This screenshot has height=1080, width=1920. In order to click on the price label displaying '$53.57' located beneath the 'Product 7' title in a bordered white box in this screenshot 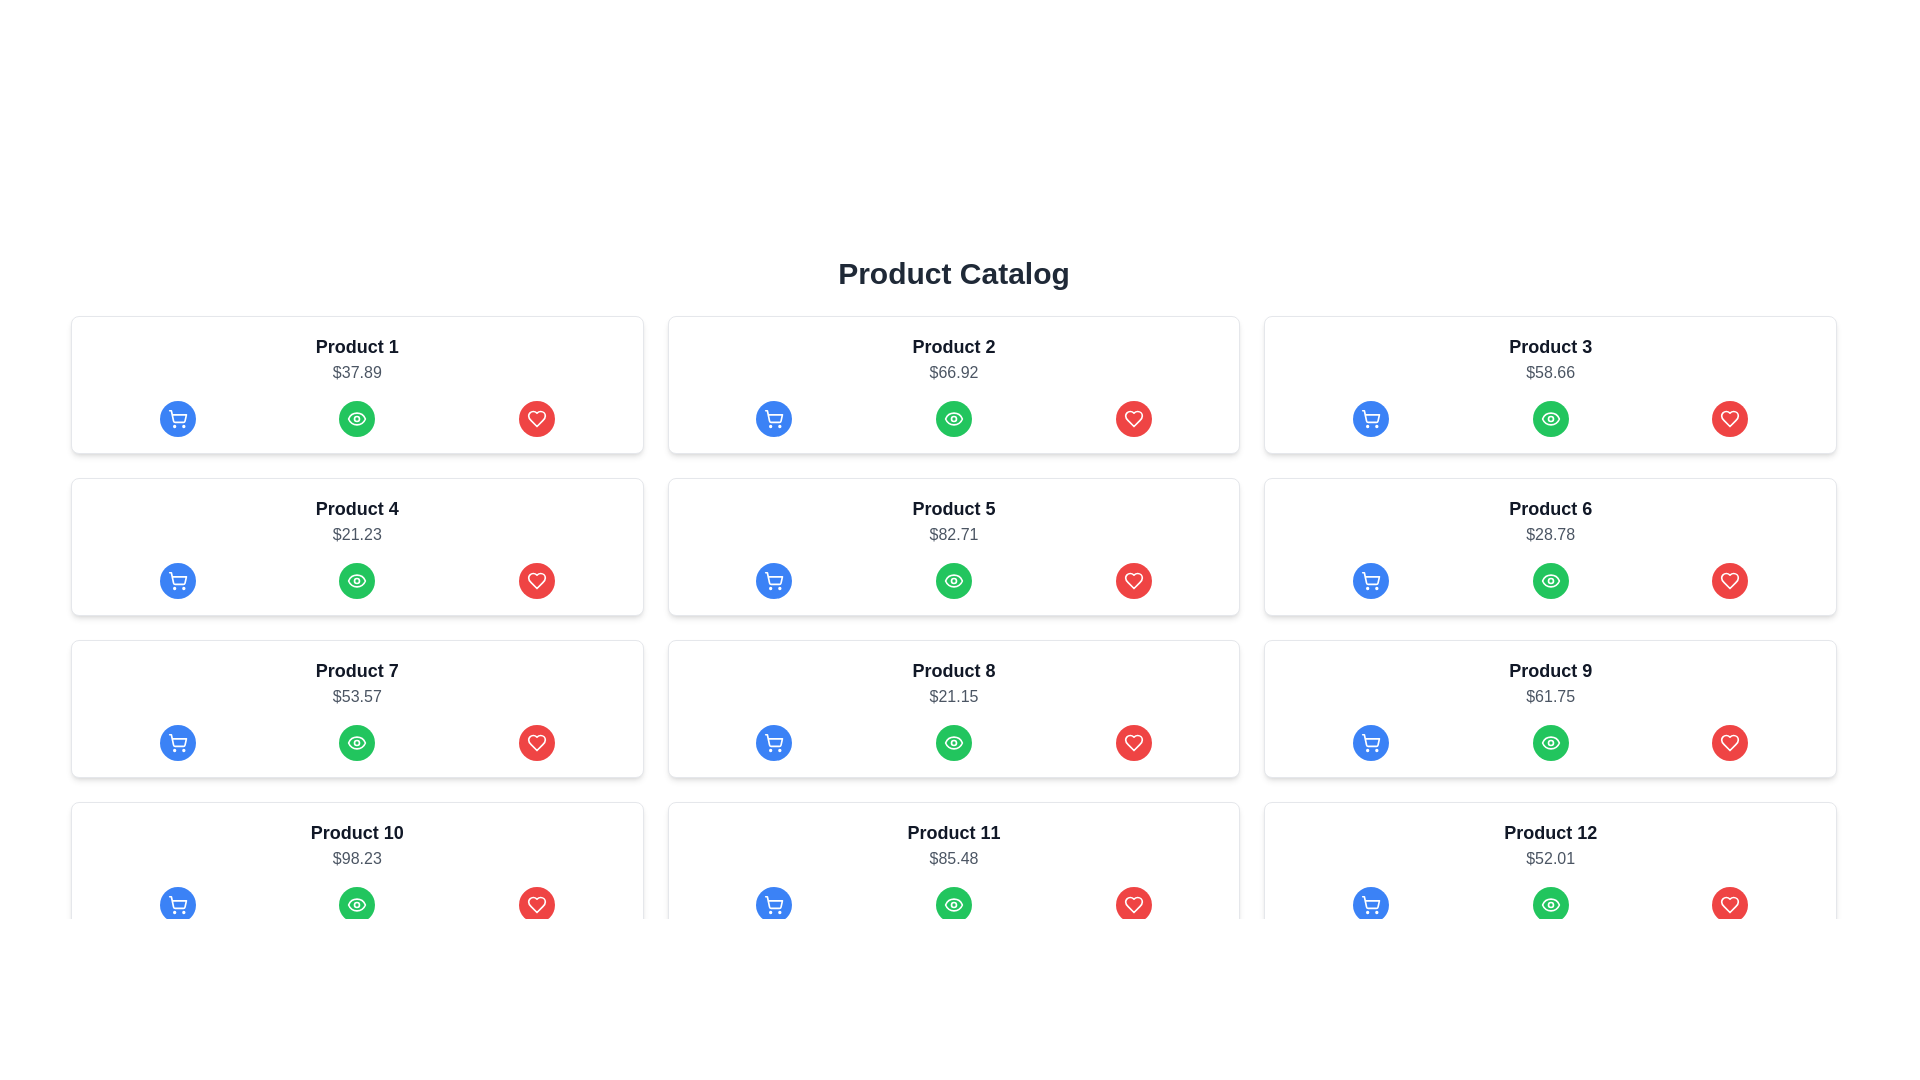, I will do `click(357, 696)`.